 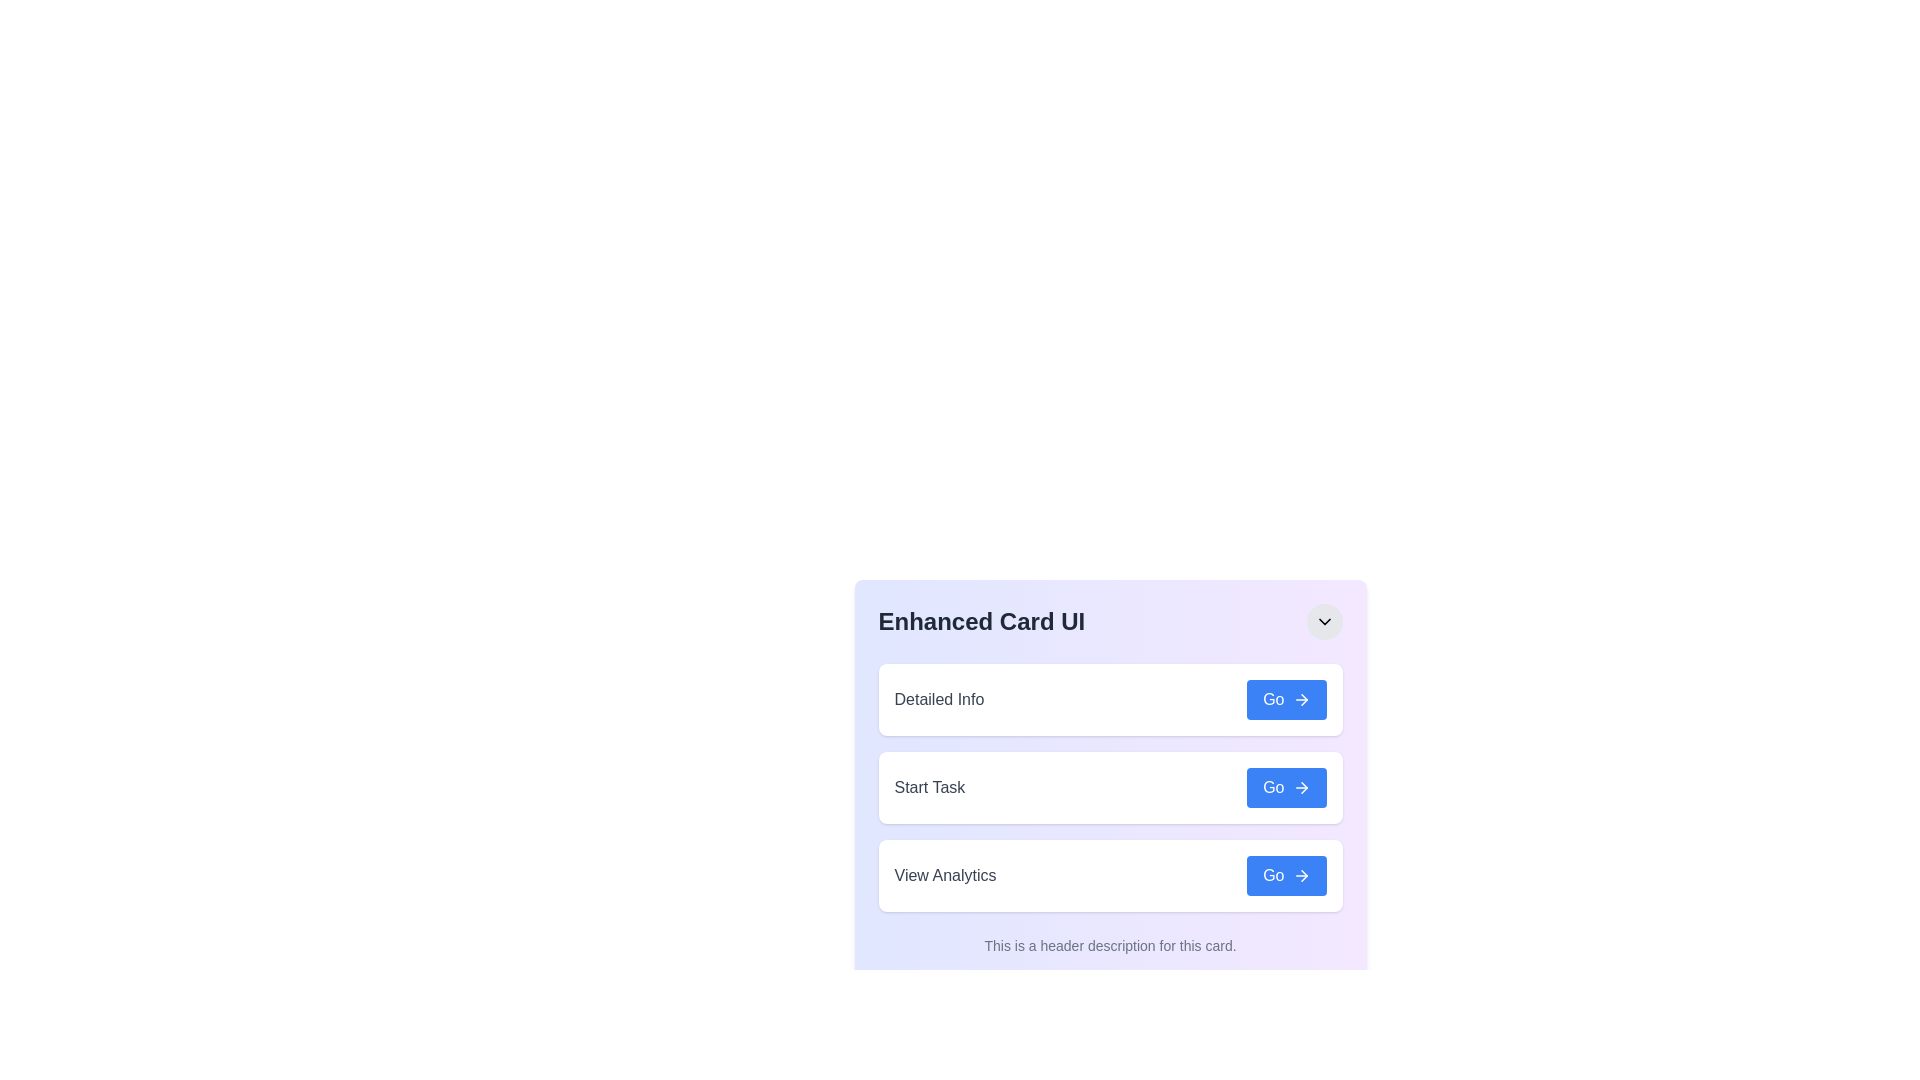 I want to click on the arrow-shaped graphic within the 'Go' button, which is the topmost button in a vertical stack of three buttons labeled 'Detailed Info', 'Start Task', and 'View Analytics', so click(x=1304, y=698).